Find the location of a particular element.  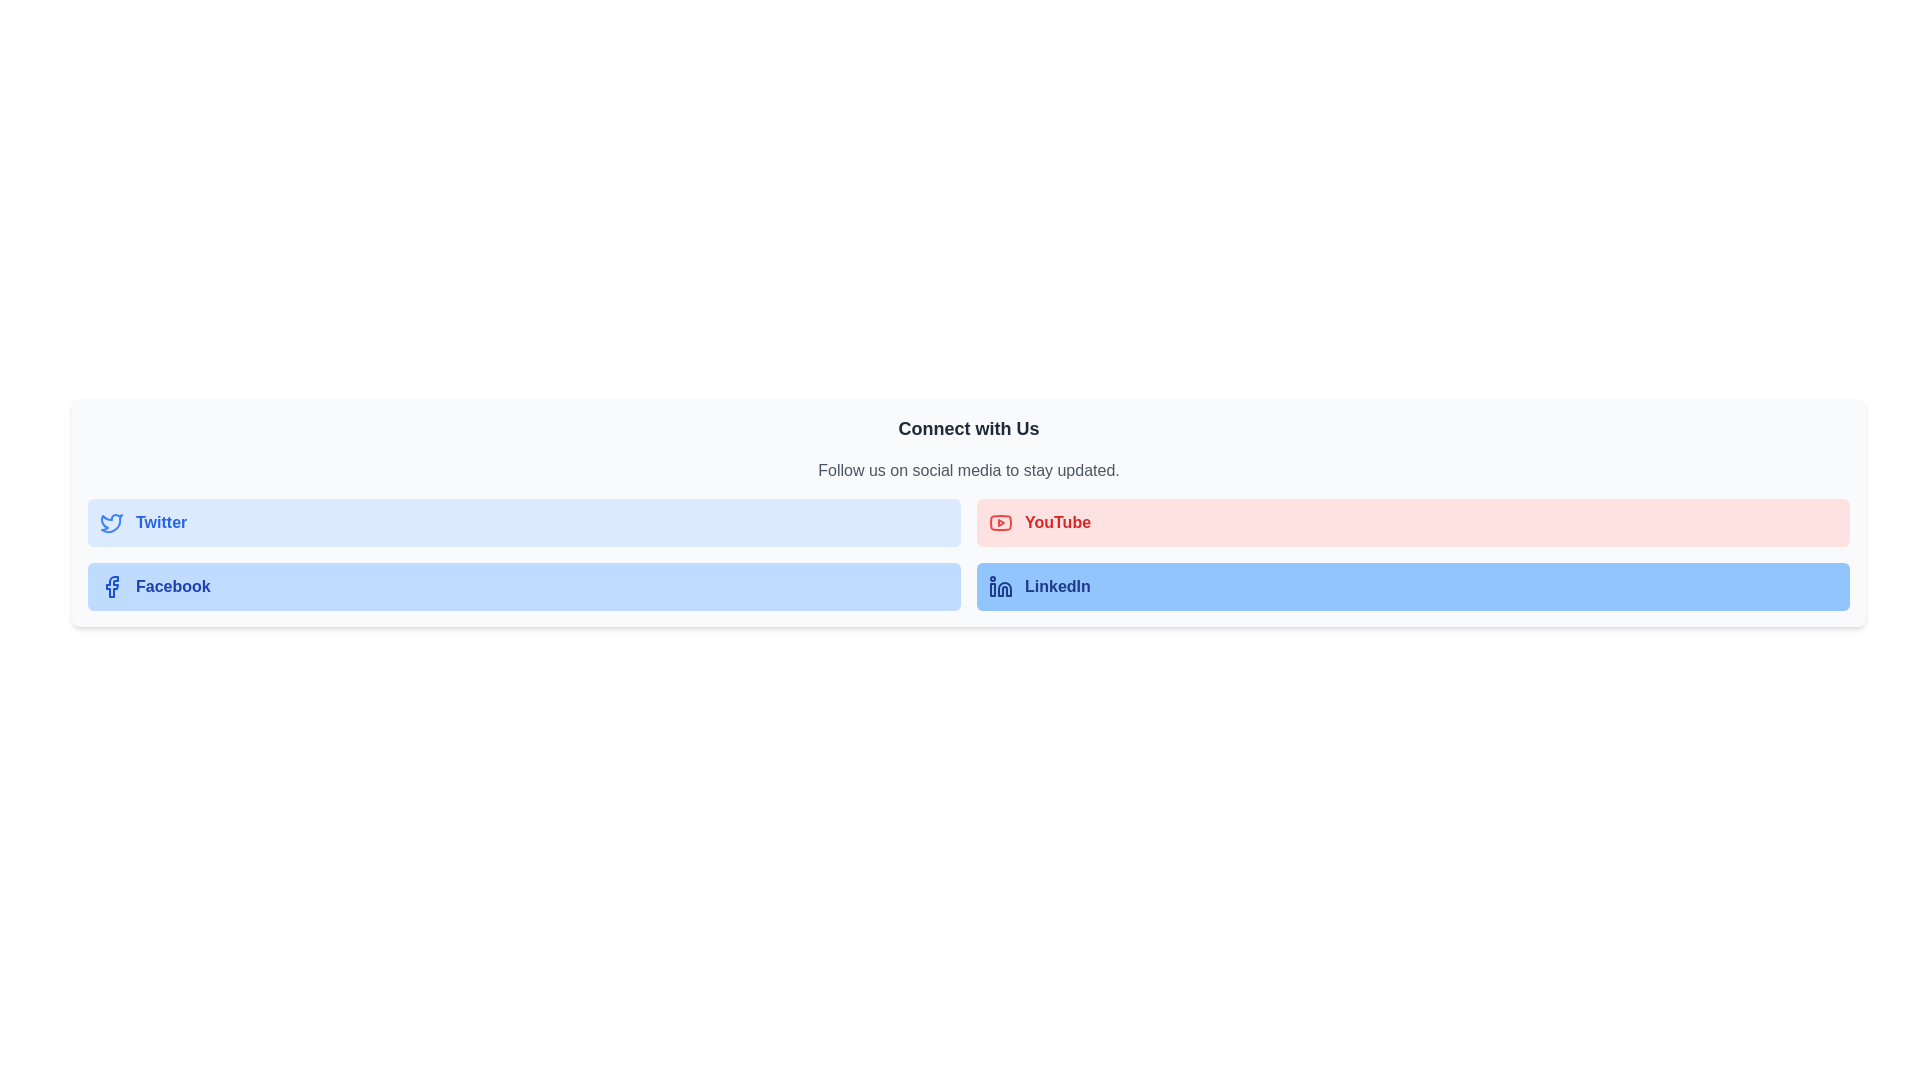

the LinkedIn decorative icon located at the bottom-right corner of the social media section, which is the leftmost component of the clickable button labeled 'LinkedIn' is located at coordinates (1001, 585).